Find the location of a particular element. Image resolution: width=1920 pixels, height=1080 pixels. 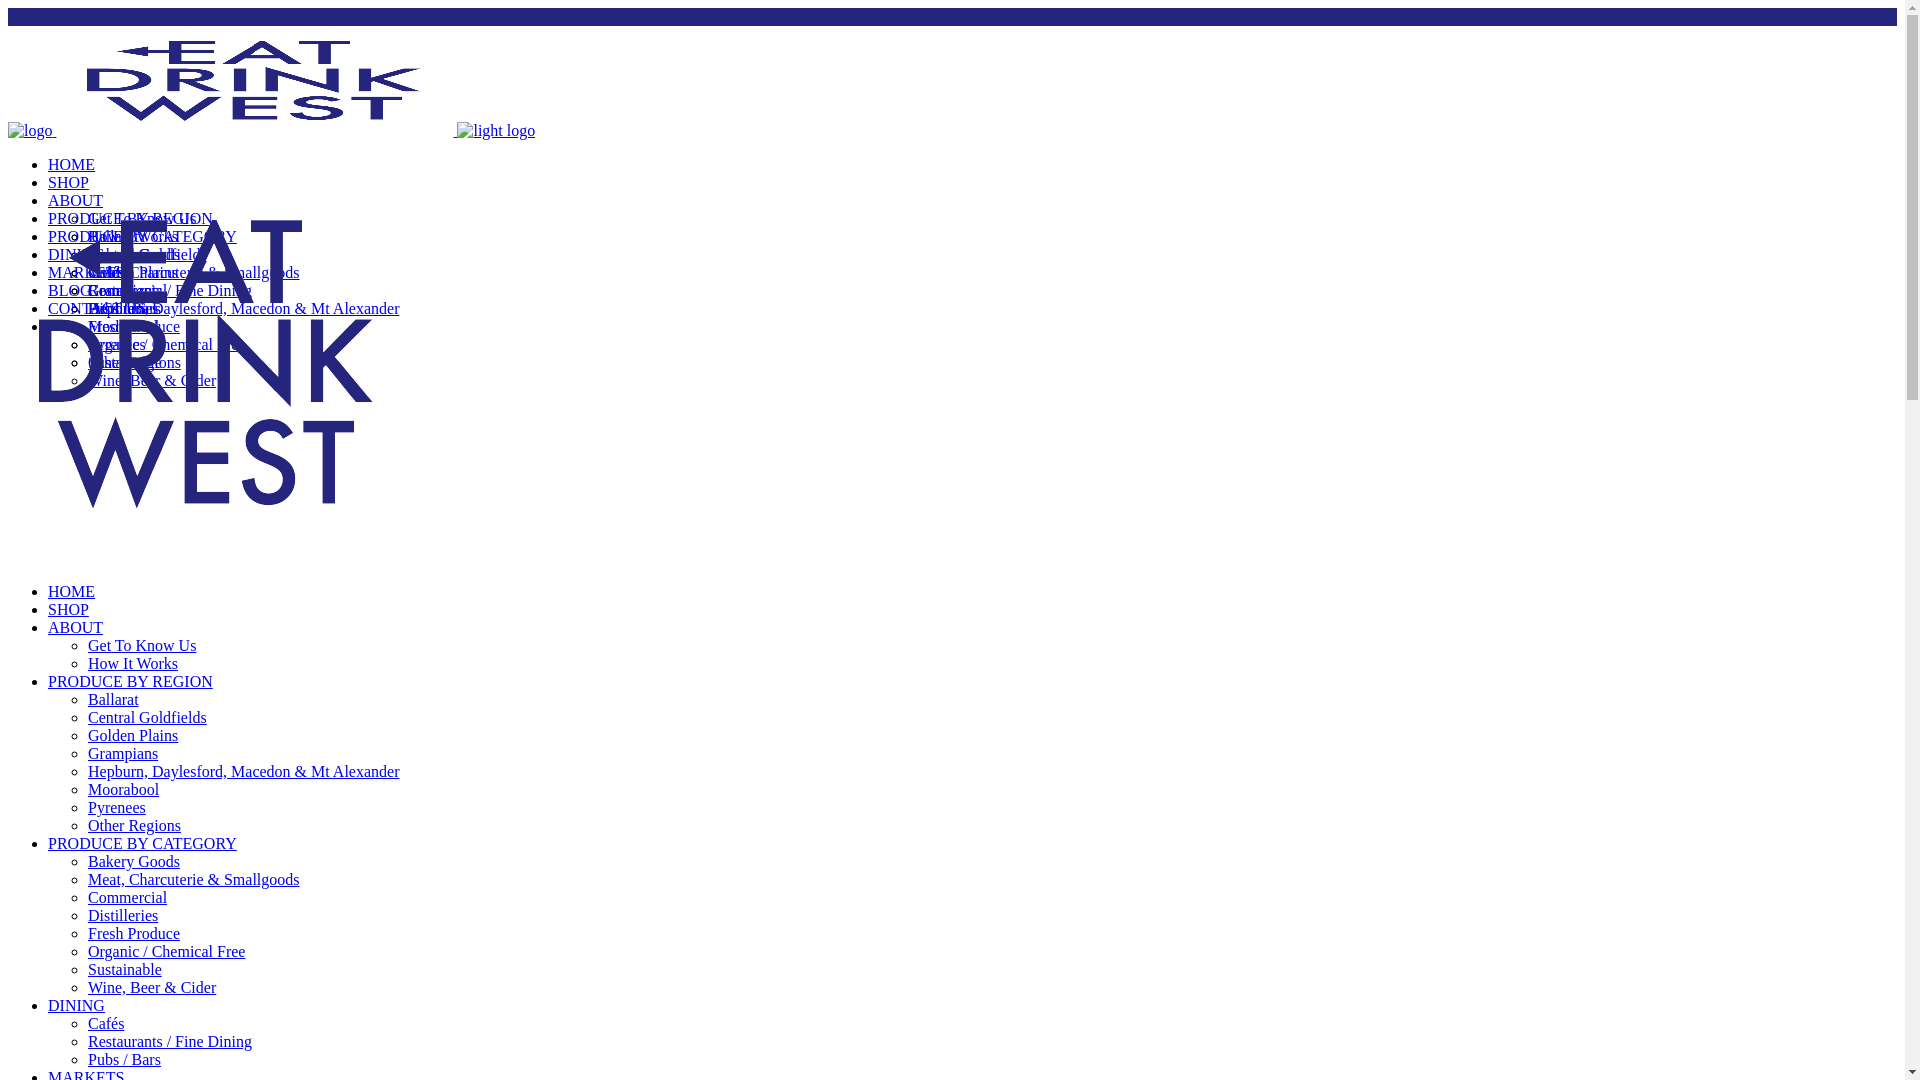

'Meat, Charcuterie & Smallgoods' is located at coordinates (193, 272).